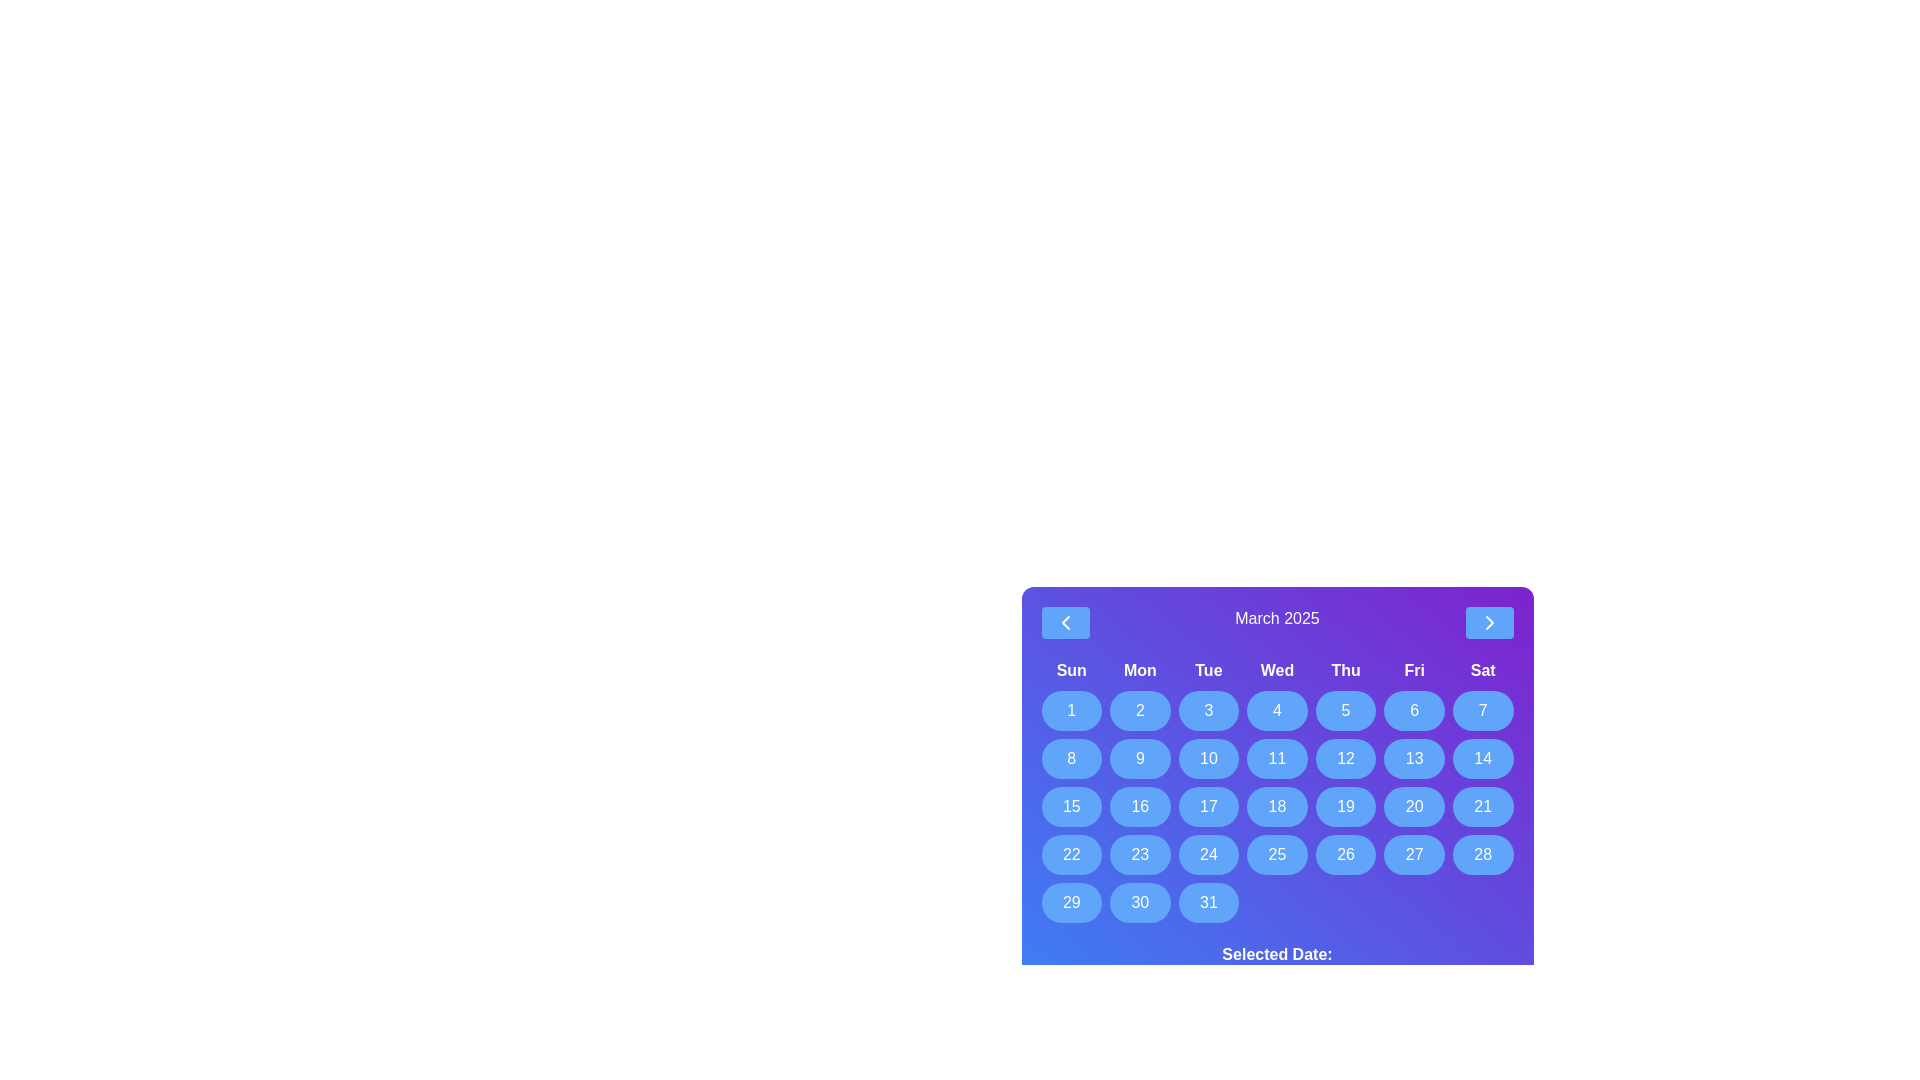 The image size is (1920, 1080). Describe the element at coordinates (1070, 805) in the screenshot. I see `the rounded blue button displaying '15'` at that location.